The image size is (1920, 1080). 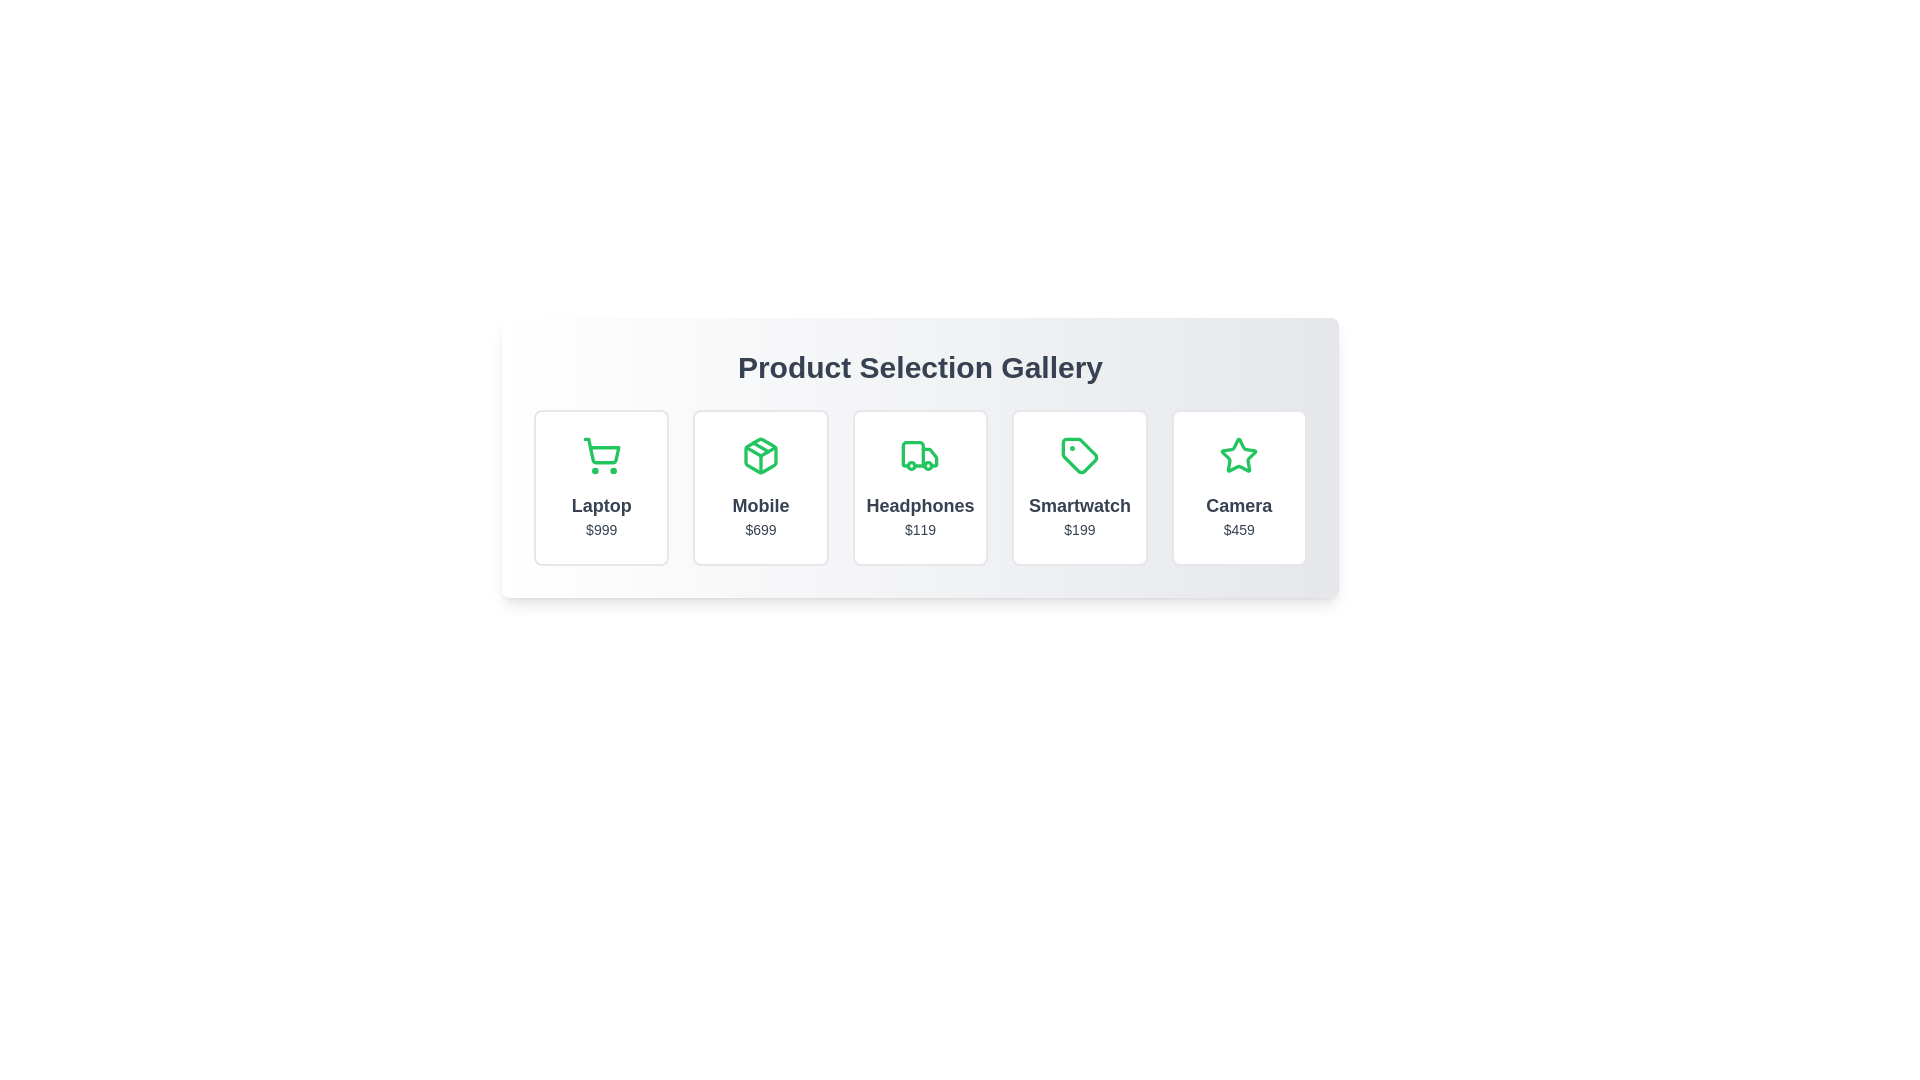 I want to click on the price label displaying '$119' located beneath the 'Headphones' label in the interface, which is centered under the 'Headphones' product card, so click(x=919, y=528).